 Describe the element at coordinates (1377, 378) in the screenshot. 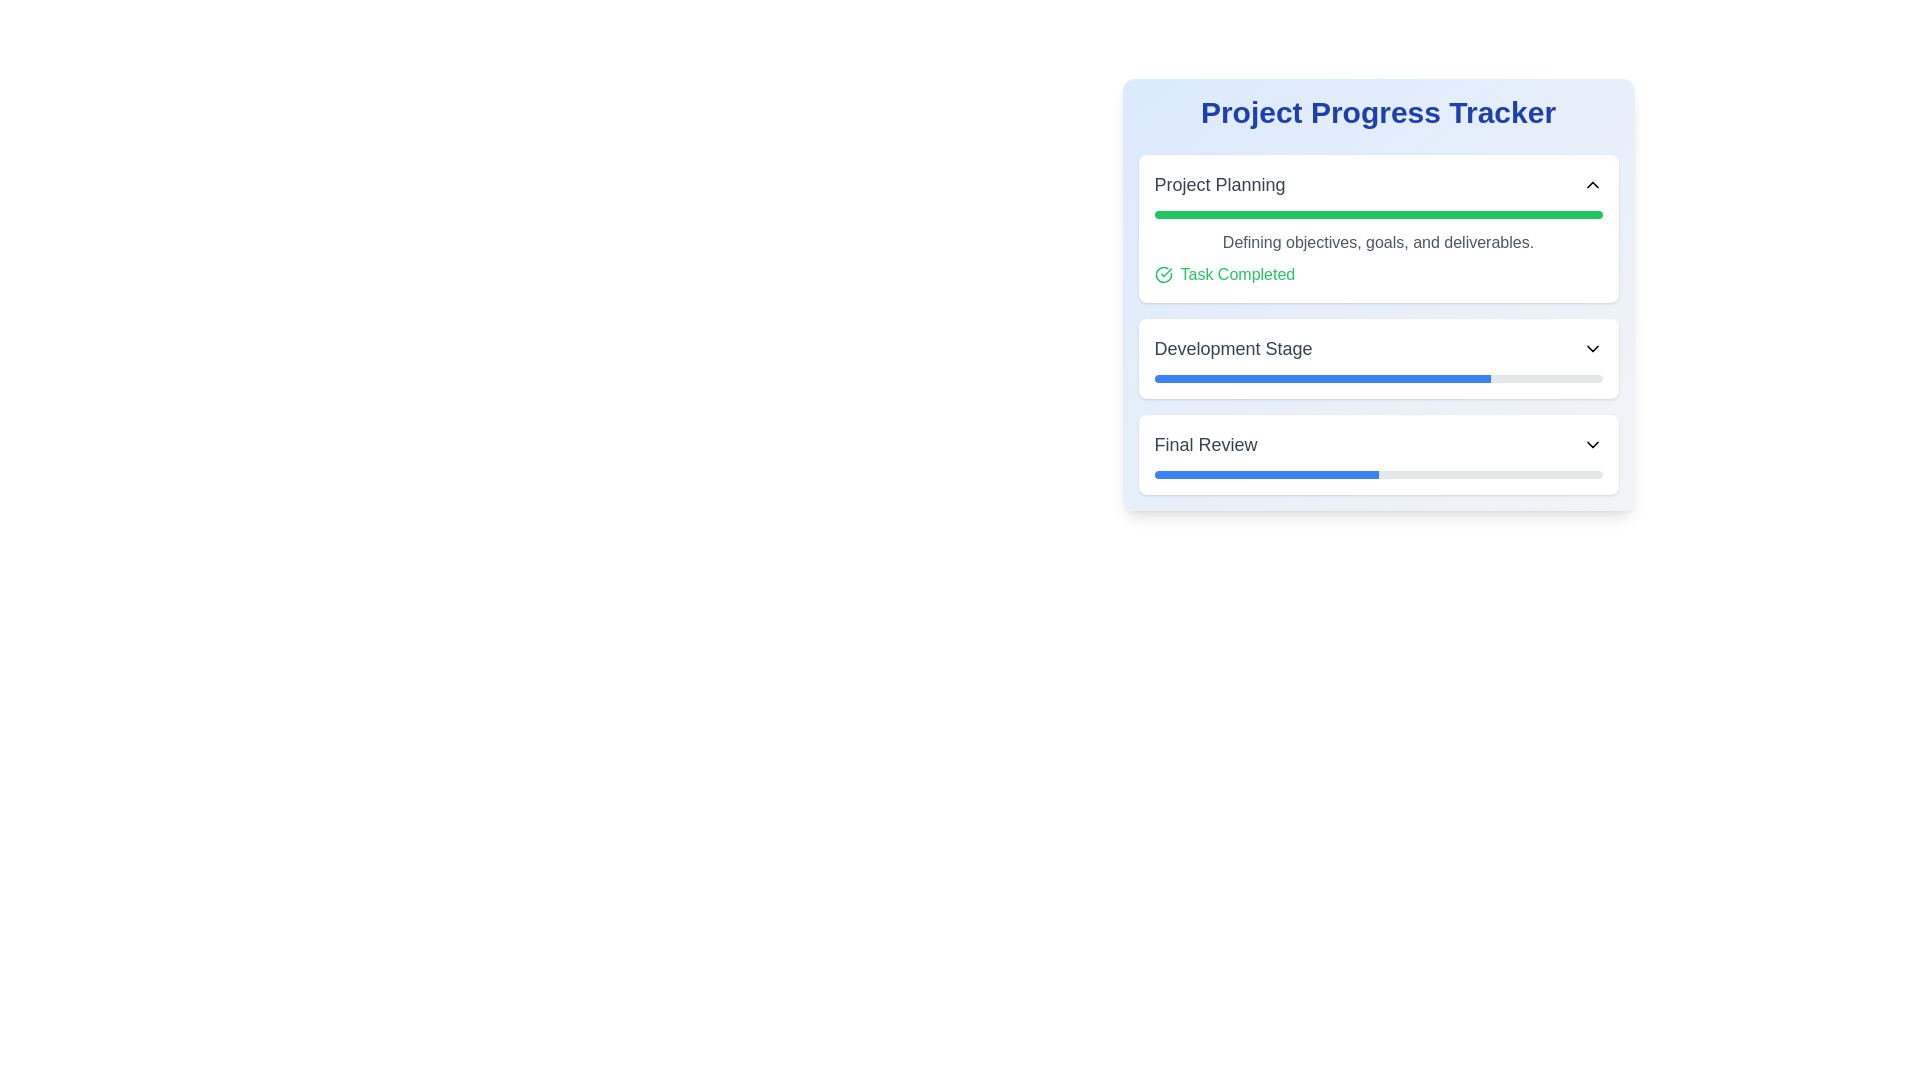

I see `the progress visually on the Progress bar located in the 'Development Stage' section of the progress tracker, which spans horizontally below the section header` at that location.